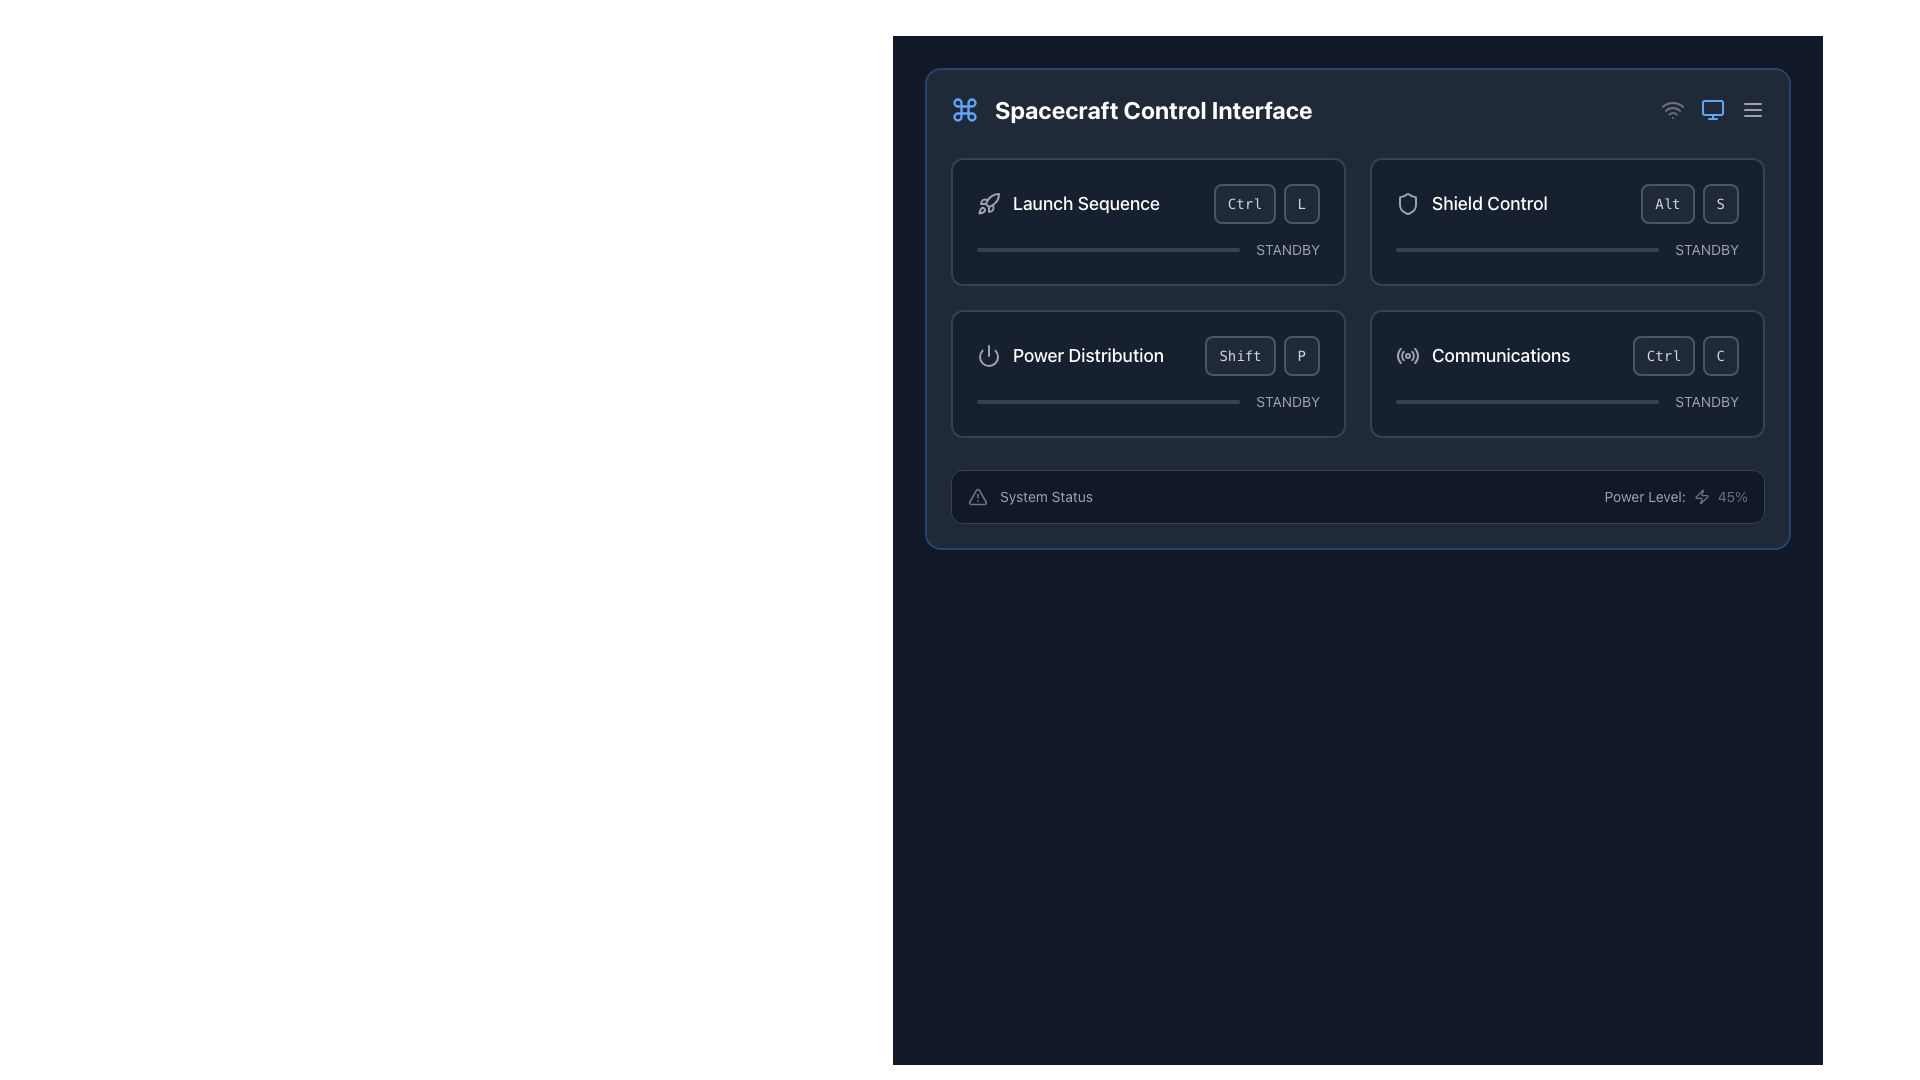  What do you see at coordinates (1148, 249) in the screenshot?
I see `the Status indicator or progress bar, which shows 'STANDBY' to its right and is located below the 'Launch Sequence' label in the top-left section of the grid layout` at bounding box center [1148, 249].